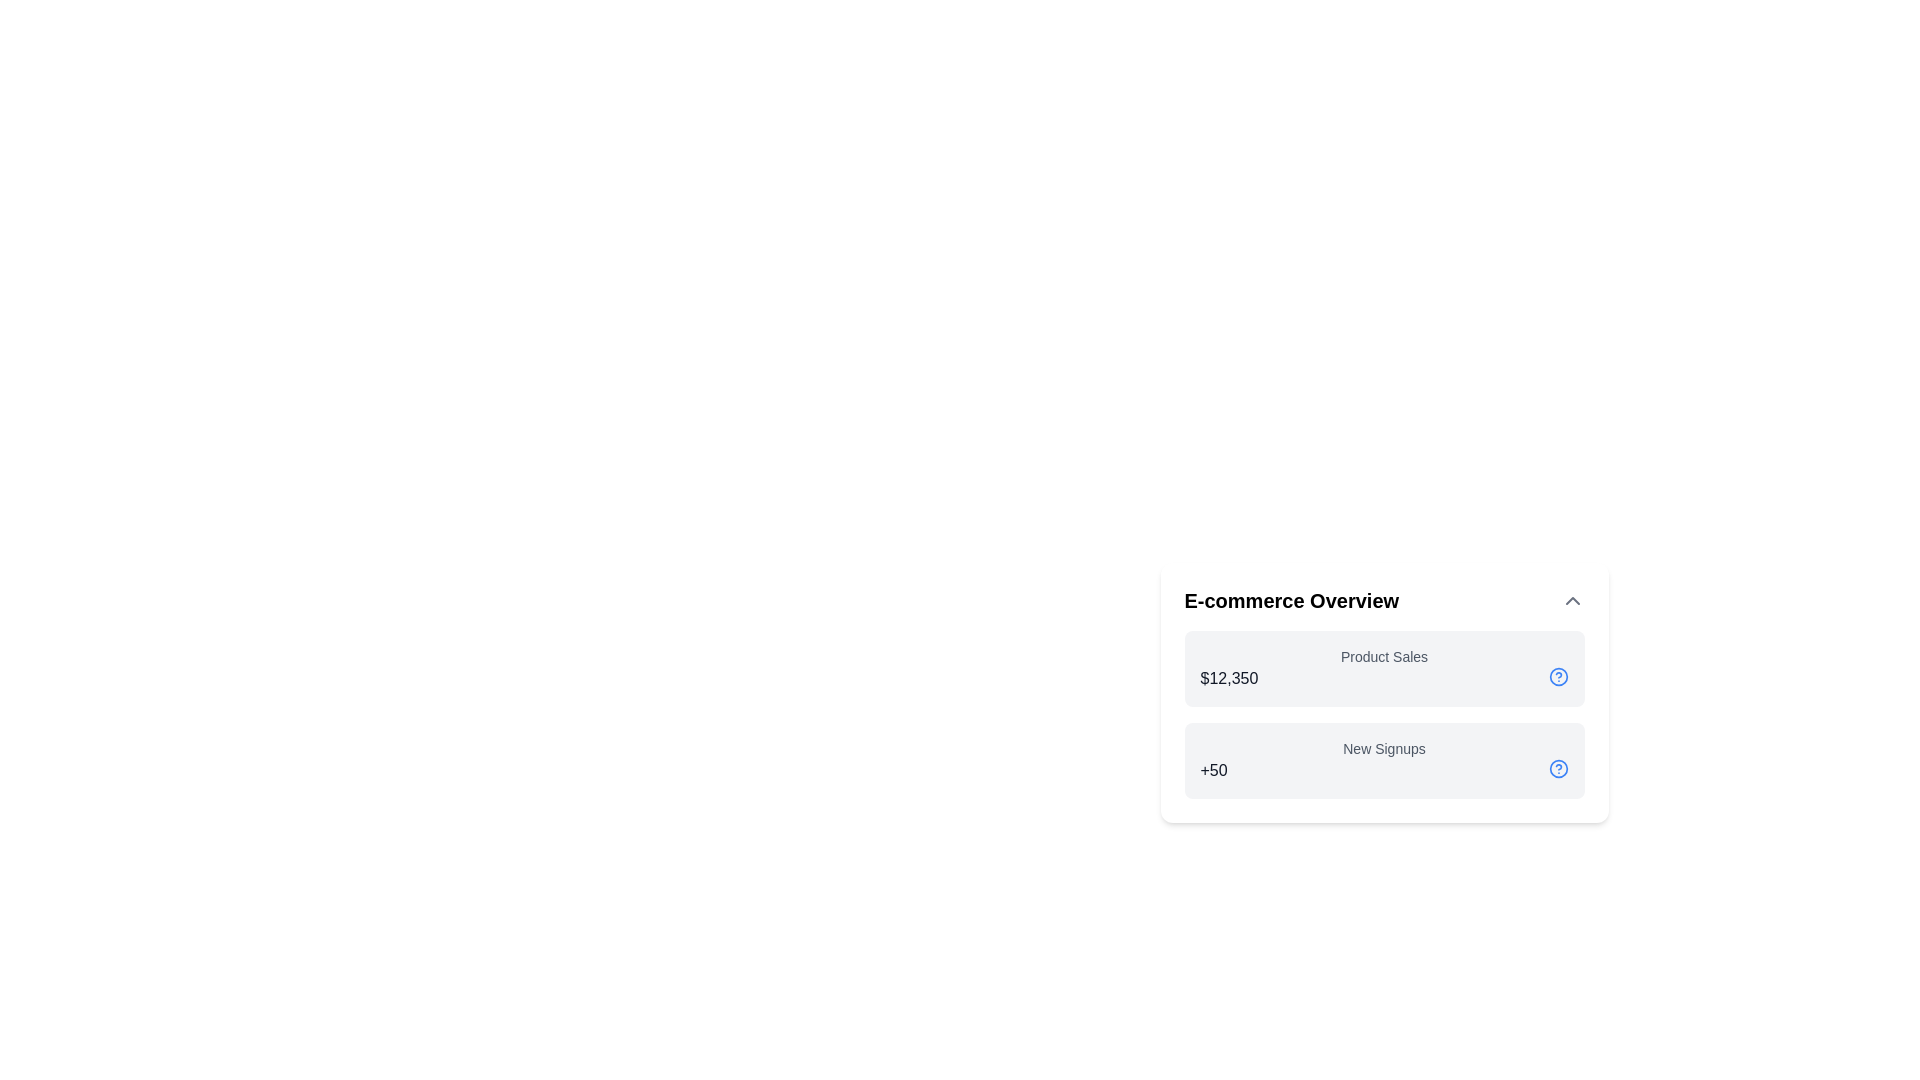 Image resolution: width=1920 pixels, height=1080 pixels. I want to click on the section header titled 'E-commerce Overview' which includes a toggle button on the right side, so click(1383, 600).